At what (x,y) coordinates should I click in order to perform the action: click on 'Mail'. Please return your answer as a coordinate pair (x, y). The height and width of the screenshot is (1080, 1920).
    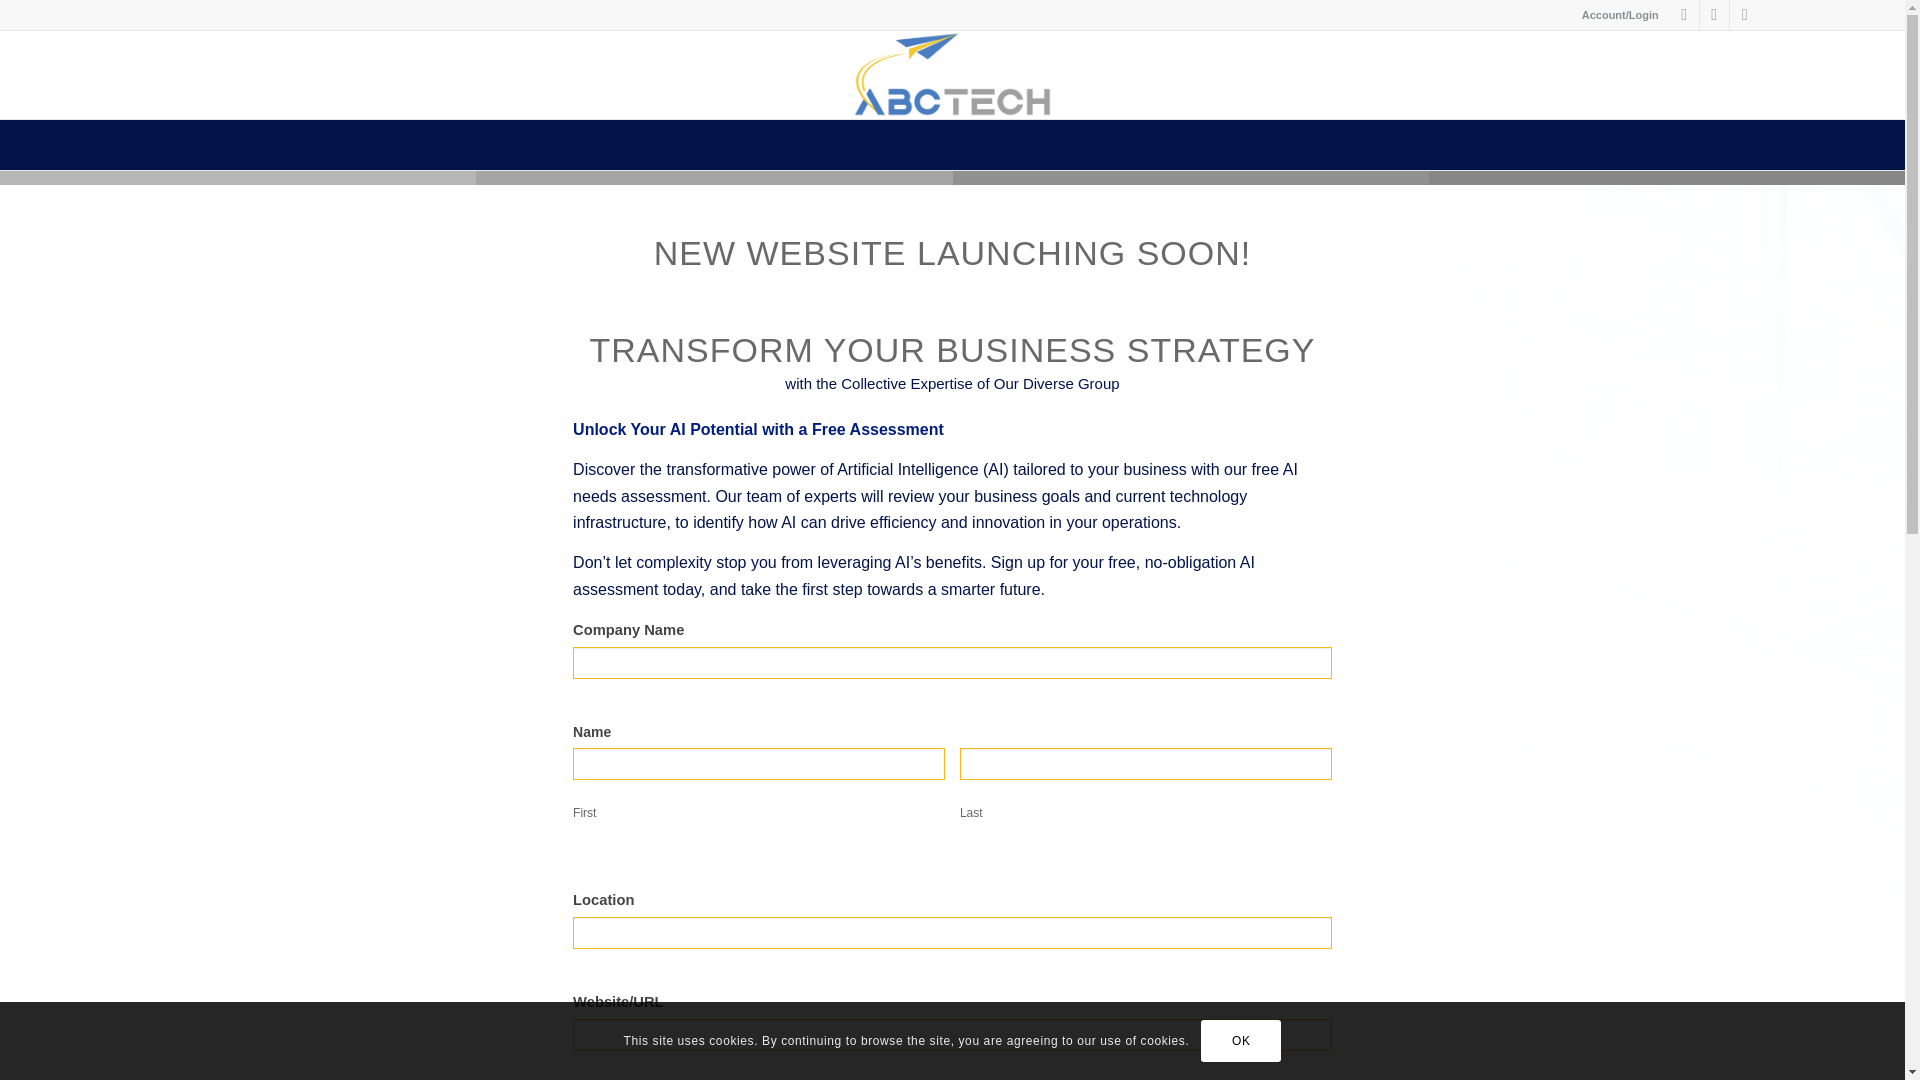
    Looking at the image, I should click on (1744, 15).